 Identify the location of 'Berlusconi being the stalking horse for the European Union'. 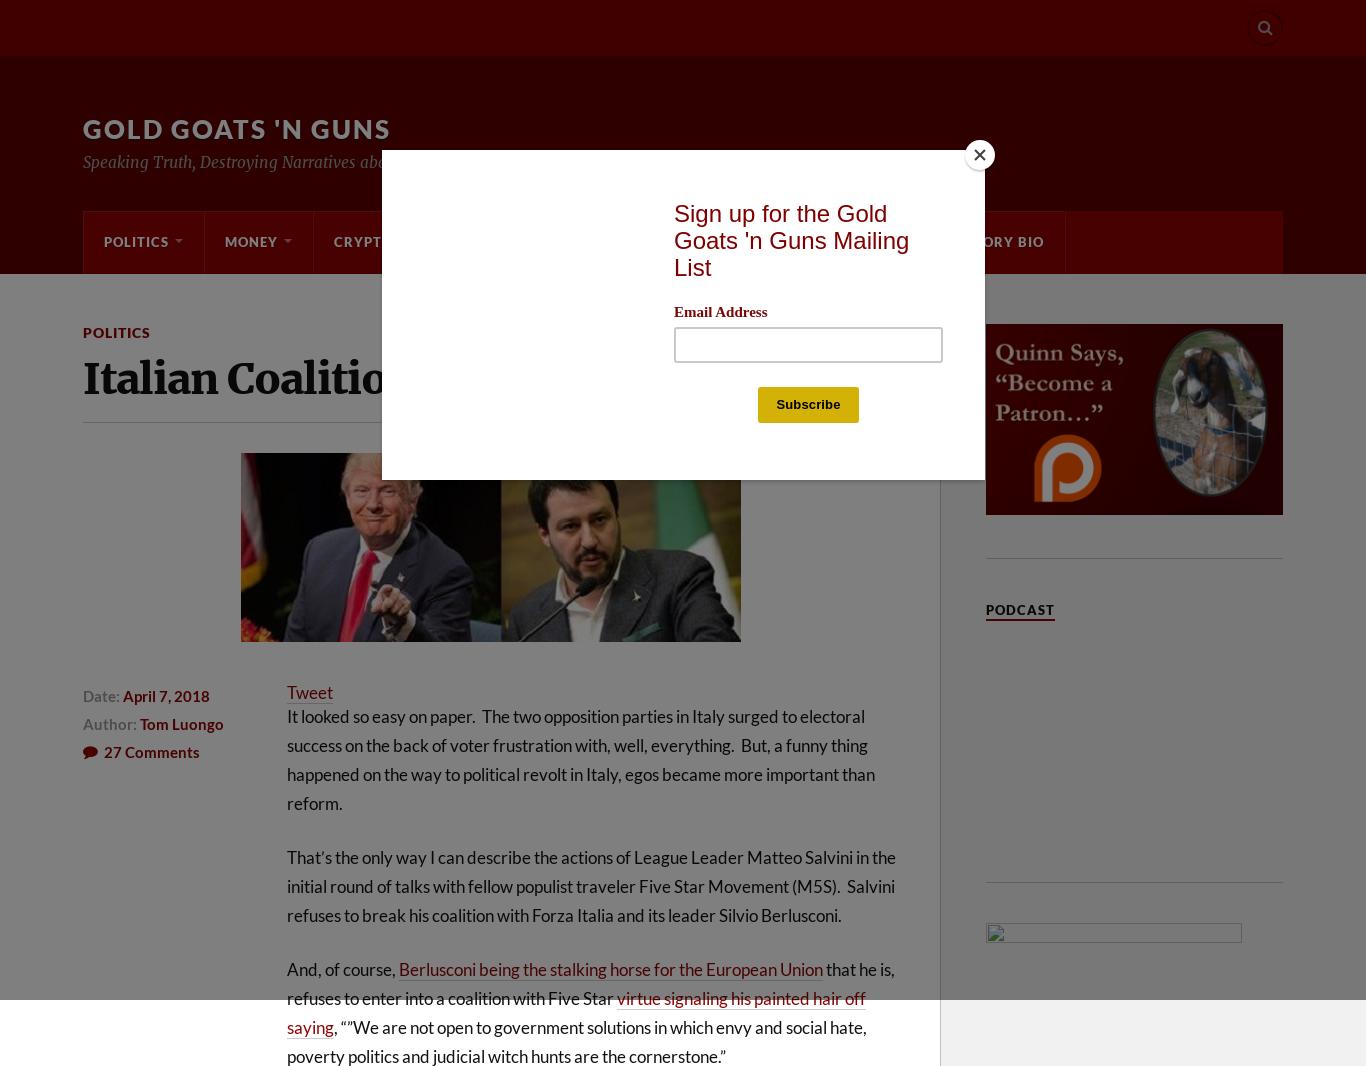
(610, 969).